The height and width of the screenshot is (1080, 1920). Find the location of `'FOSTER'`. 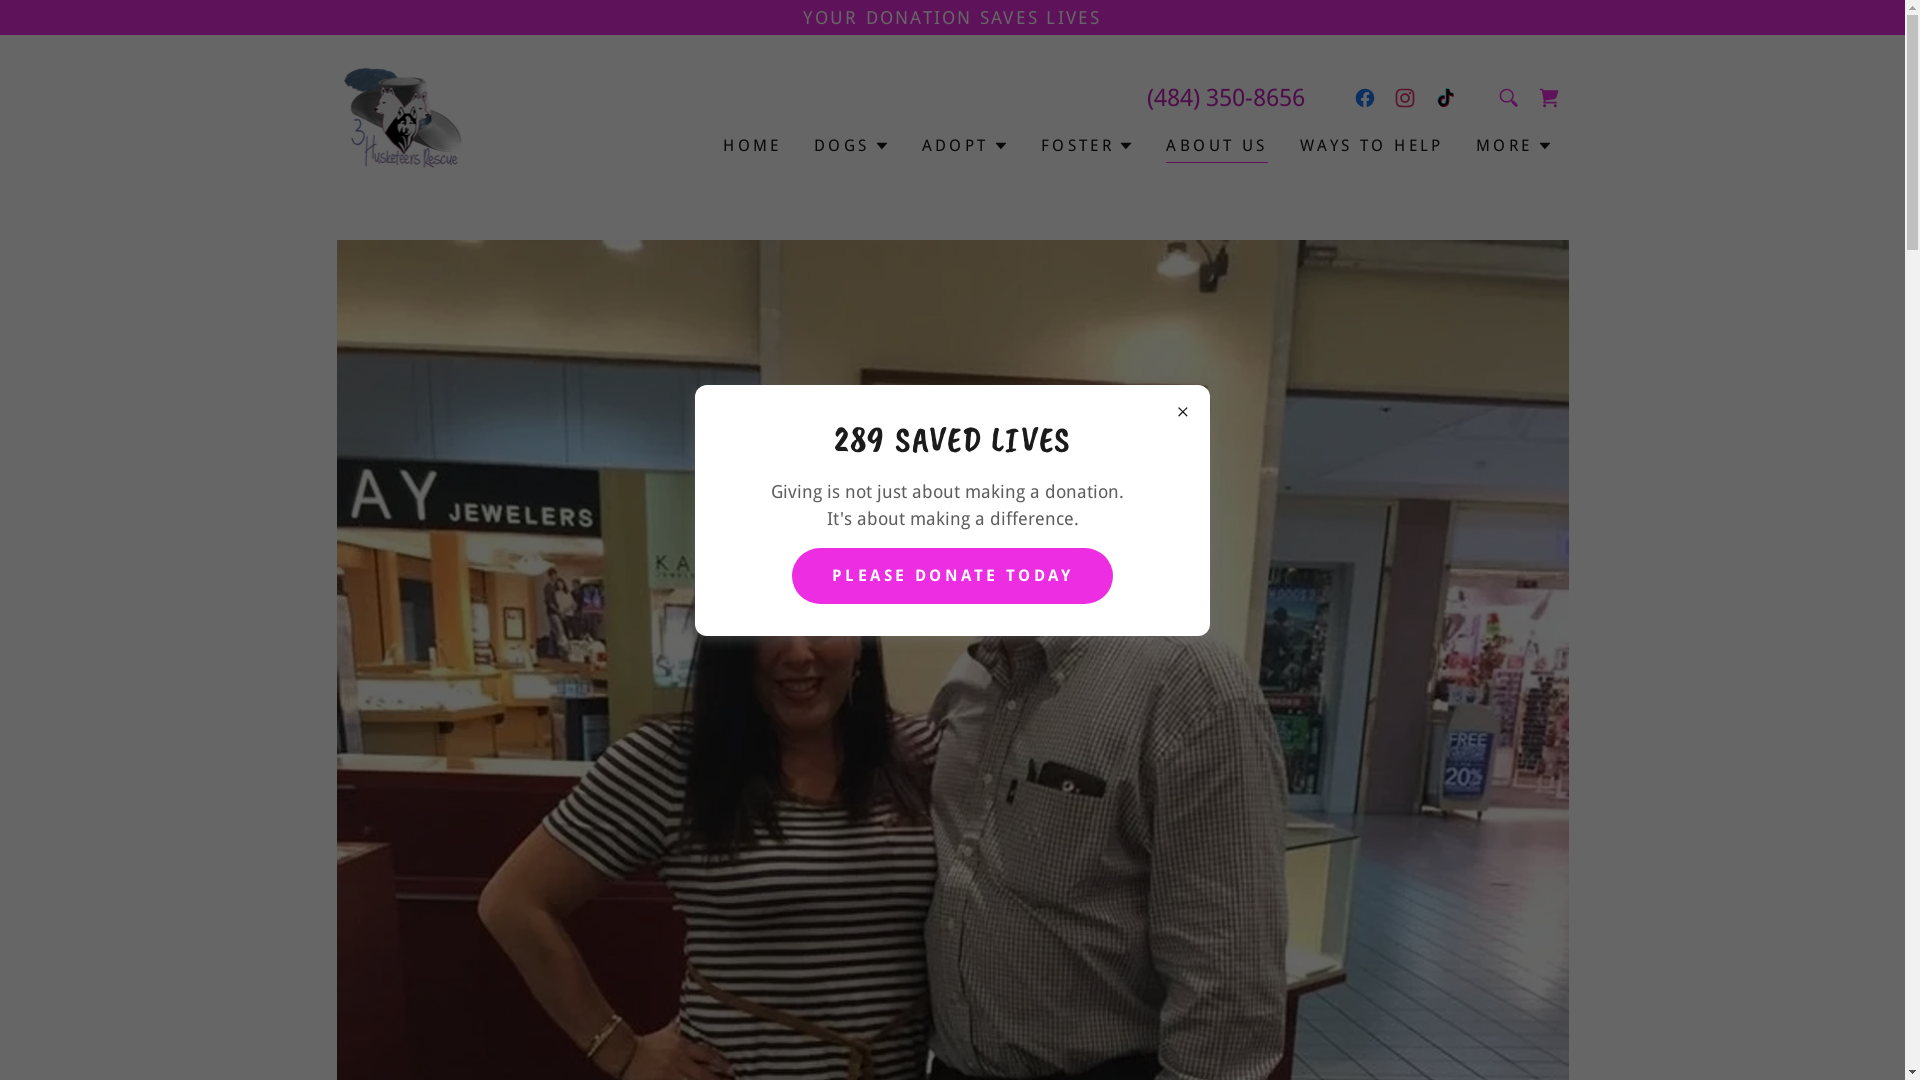

'FOSTER' is located at coordinates (1087, 145).